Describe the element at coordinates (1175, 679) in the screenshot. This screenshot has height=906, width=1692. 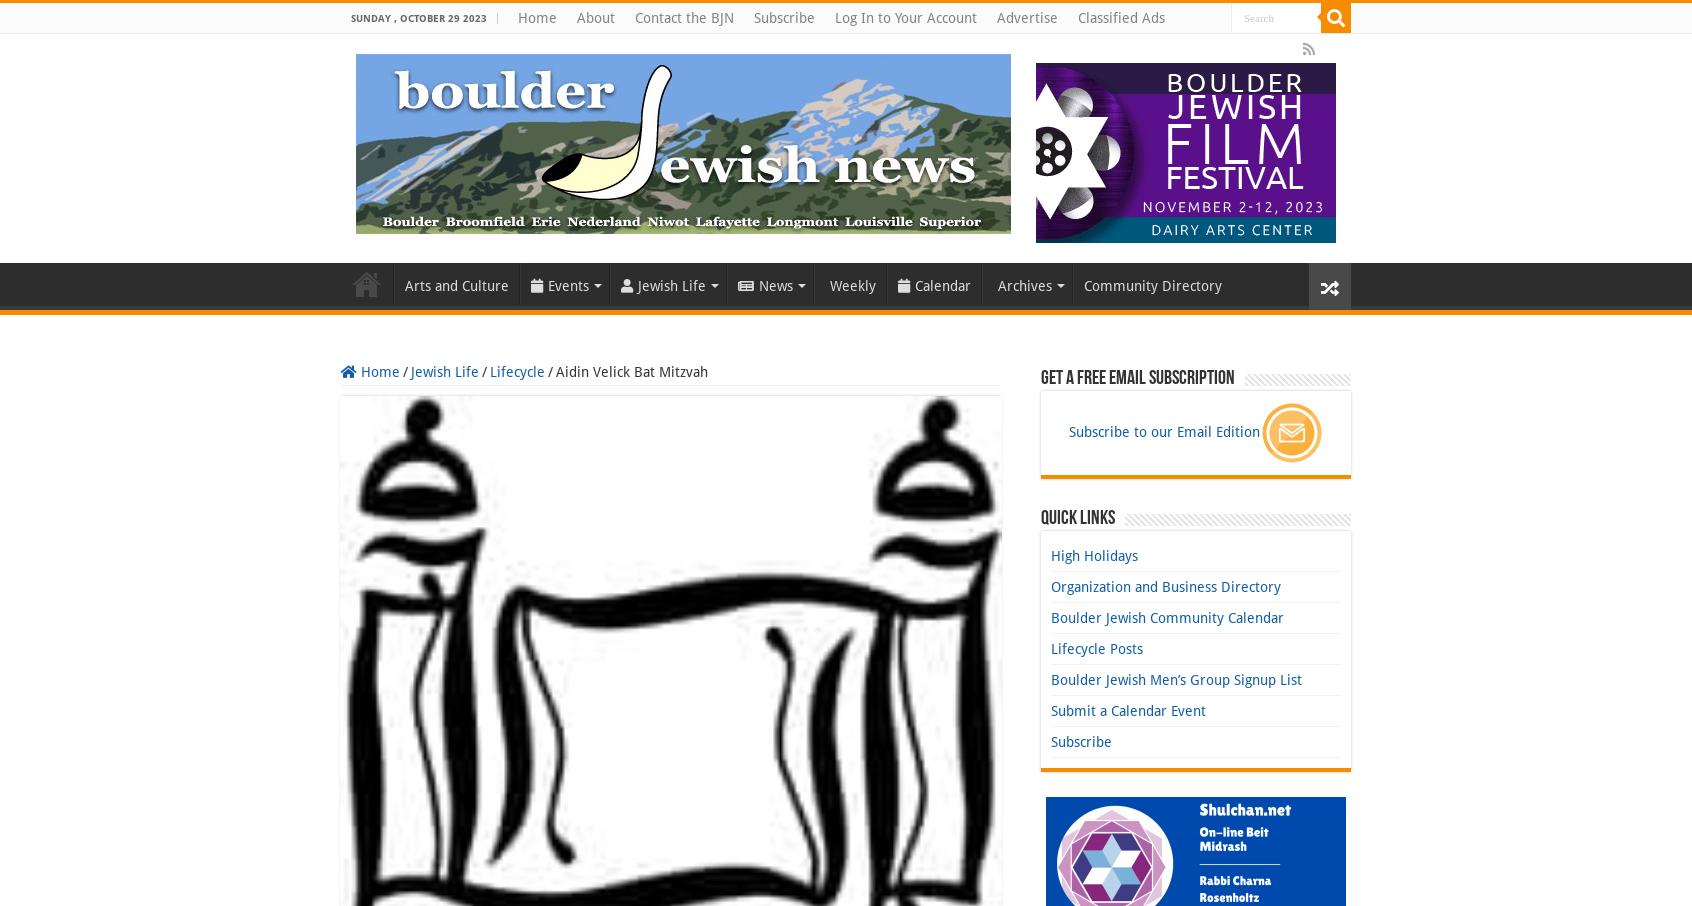
I see `'Boulder Jewish Men’s Group Signup List'` at that location.